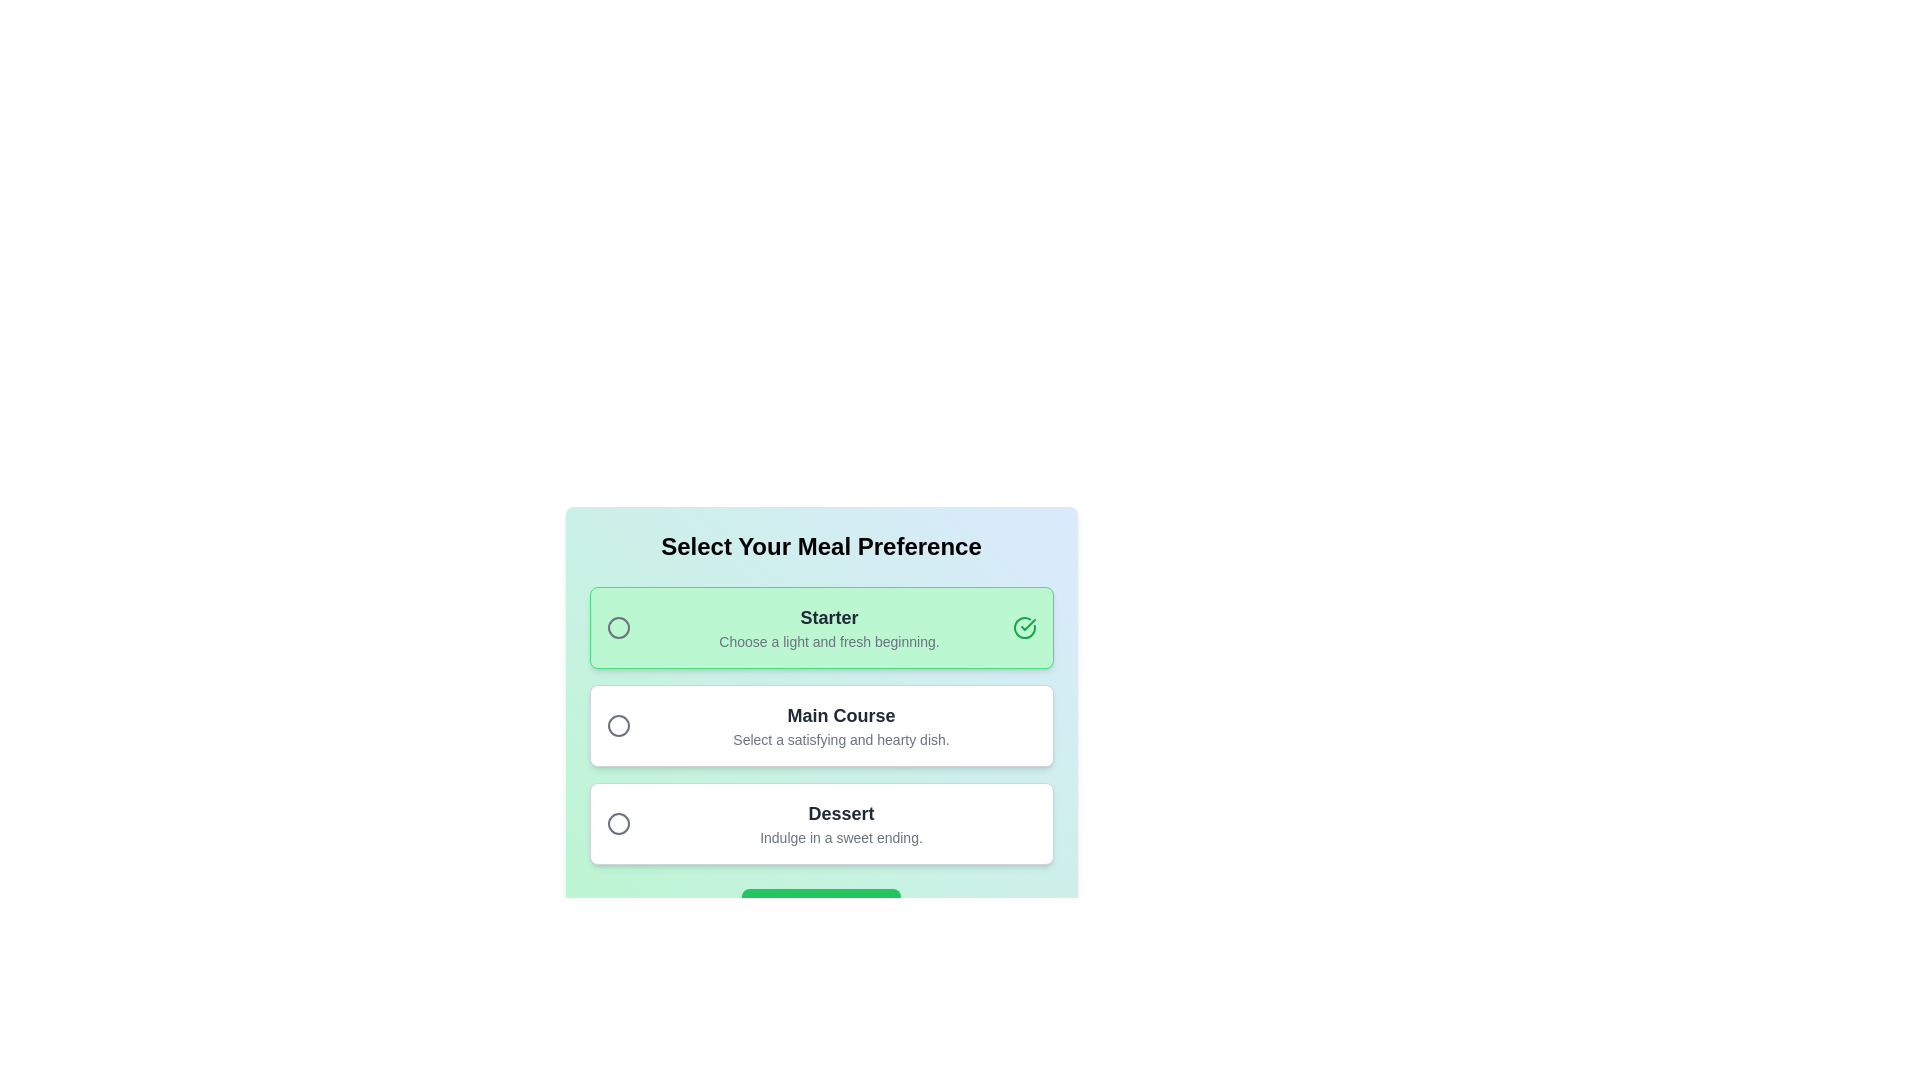 Image resolution: width=1920 pixels, height=1080 pixels. Describe the element at coordinates (821, 729) in the screenshot. I see `the main course selection card, which is the second card in the vertical stack of three meal preference options` at that location.